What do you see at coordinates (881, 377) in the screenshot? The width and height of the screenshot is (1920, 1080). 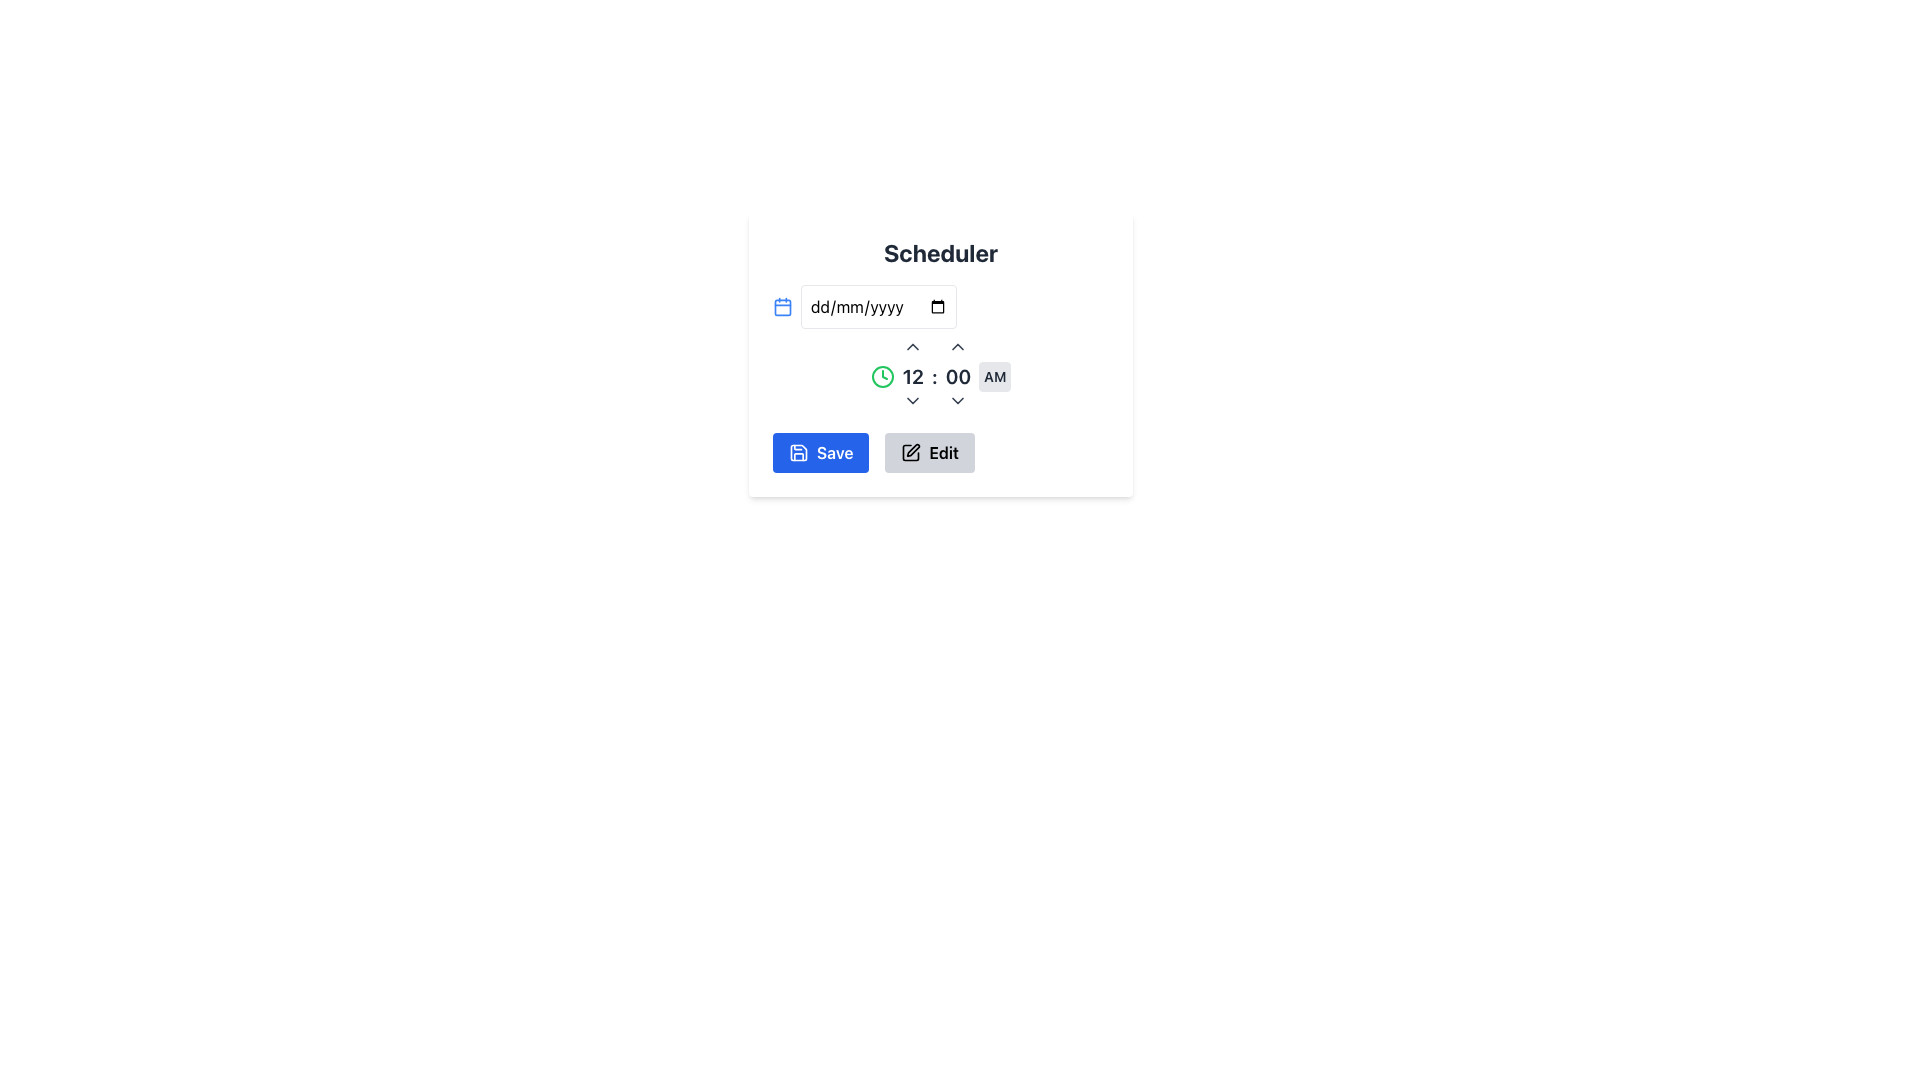 I see `the clock face graphical component that represents the outer boundary of the clock icon, adjacent to the time input field in the scheduler widget` at bounding box center [881, 377].